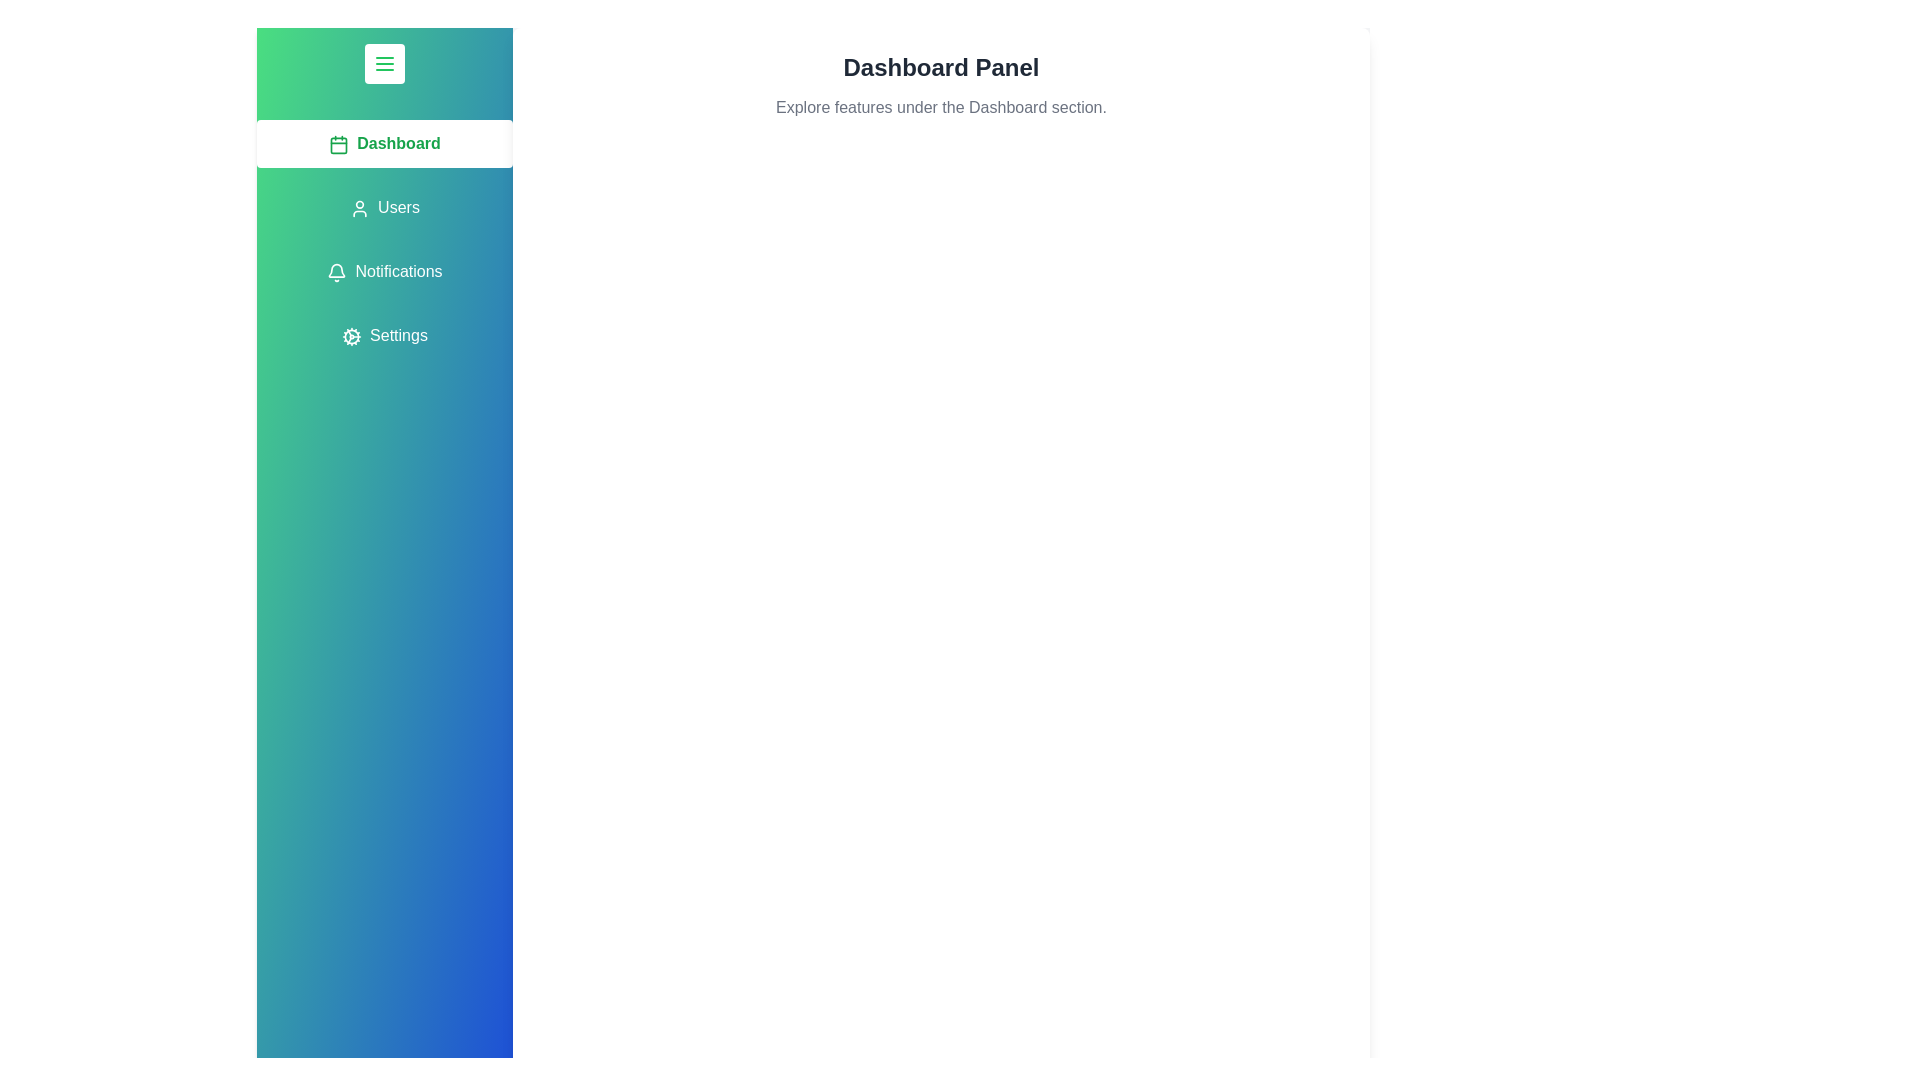  What do you see at coordinates (384, 272) in the screenshot?
I see `the tab labeled Notifications from the menu` at bounding box center [384, 272].